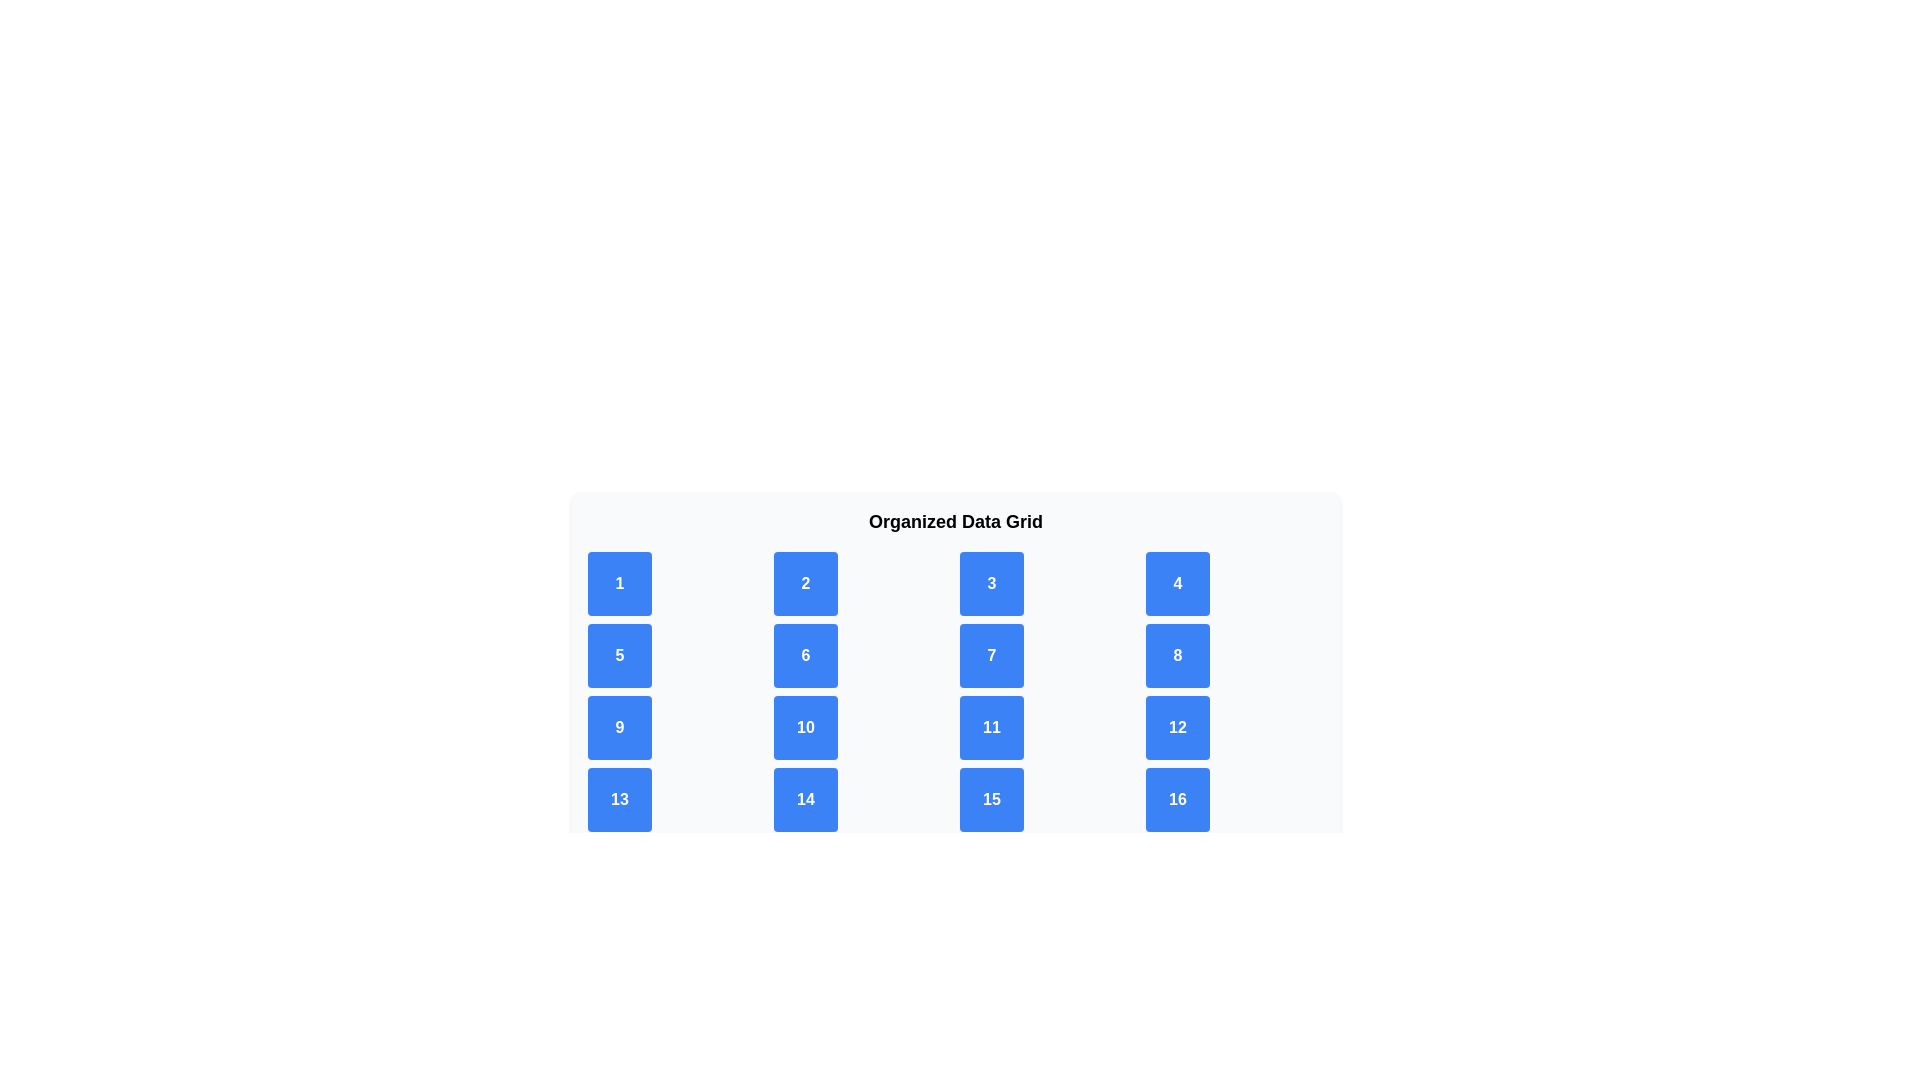  What do you see at coordinates (806, 655) in the screenshot?
I see `the blue square button labeled '6' located in the second row and second column of a 4x4 grid` at bounding box center [806, 655].